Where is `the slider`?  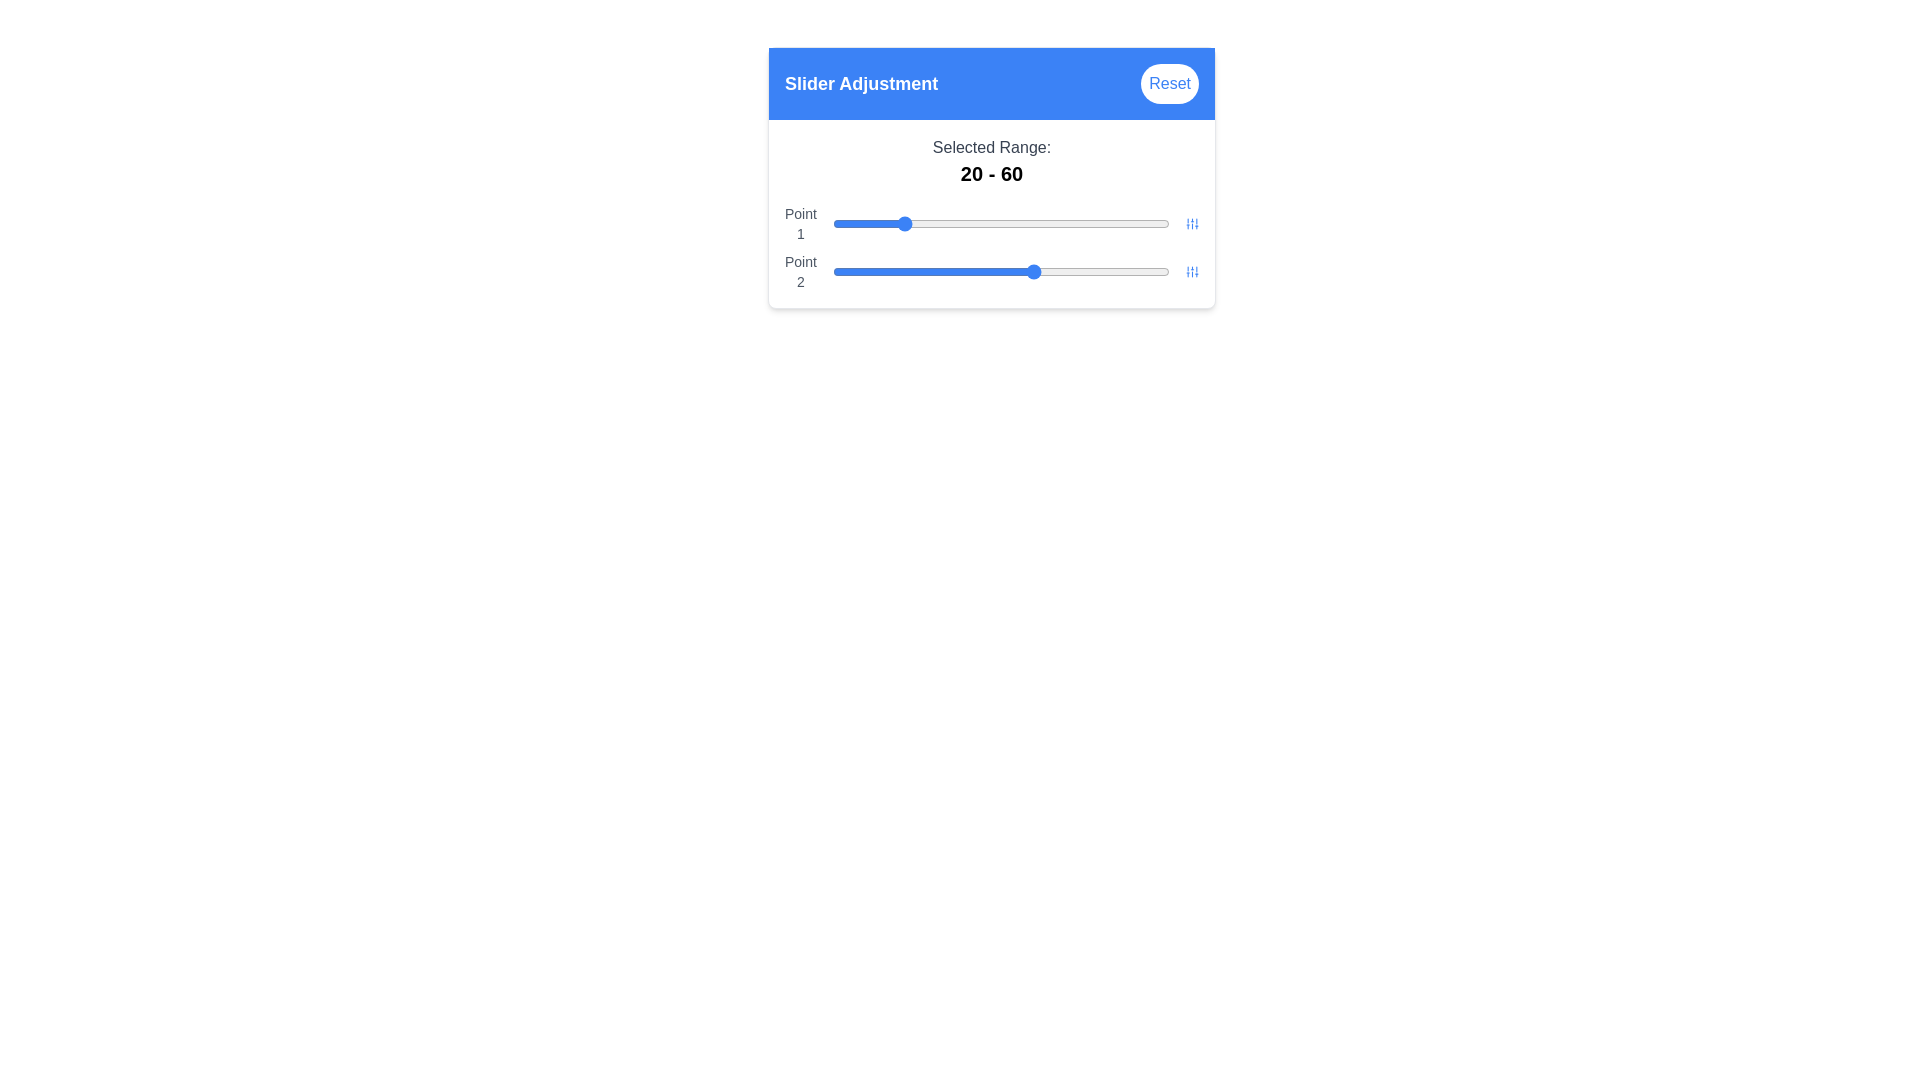
the slider is located at coordinates (1028, 272).